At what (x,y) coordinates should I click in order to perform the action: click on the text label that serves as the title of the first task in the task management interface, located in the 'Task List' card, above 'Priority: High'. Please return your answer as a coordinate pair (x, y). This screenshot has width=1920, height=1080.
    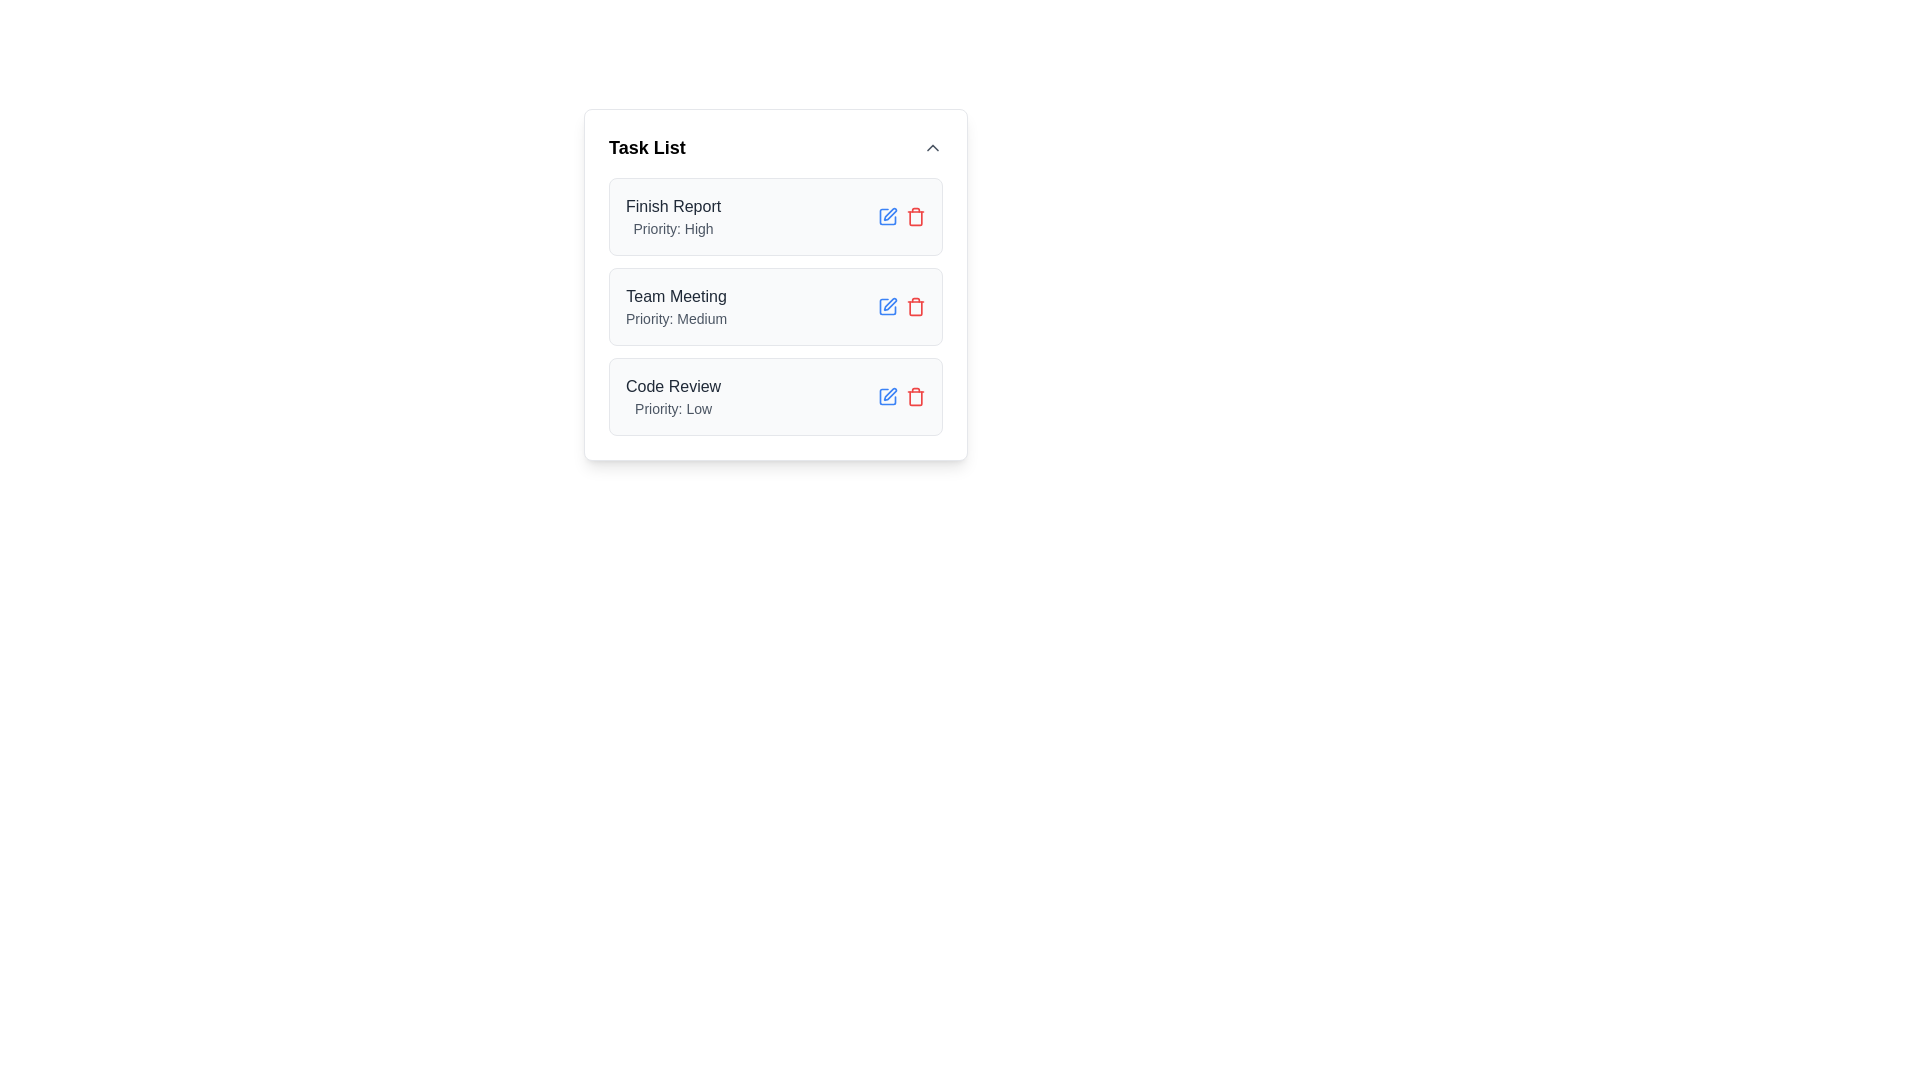
    Looking at the image, I should click on (673, 207).